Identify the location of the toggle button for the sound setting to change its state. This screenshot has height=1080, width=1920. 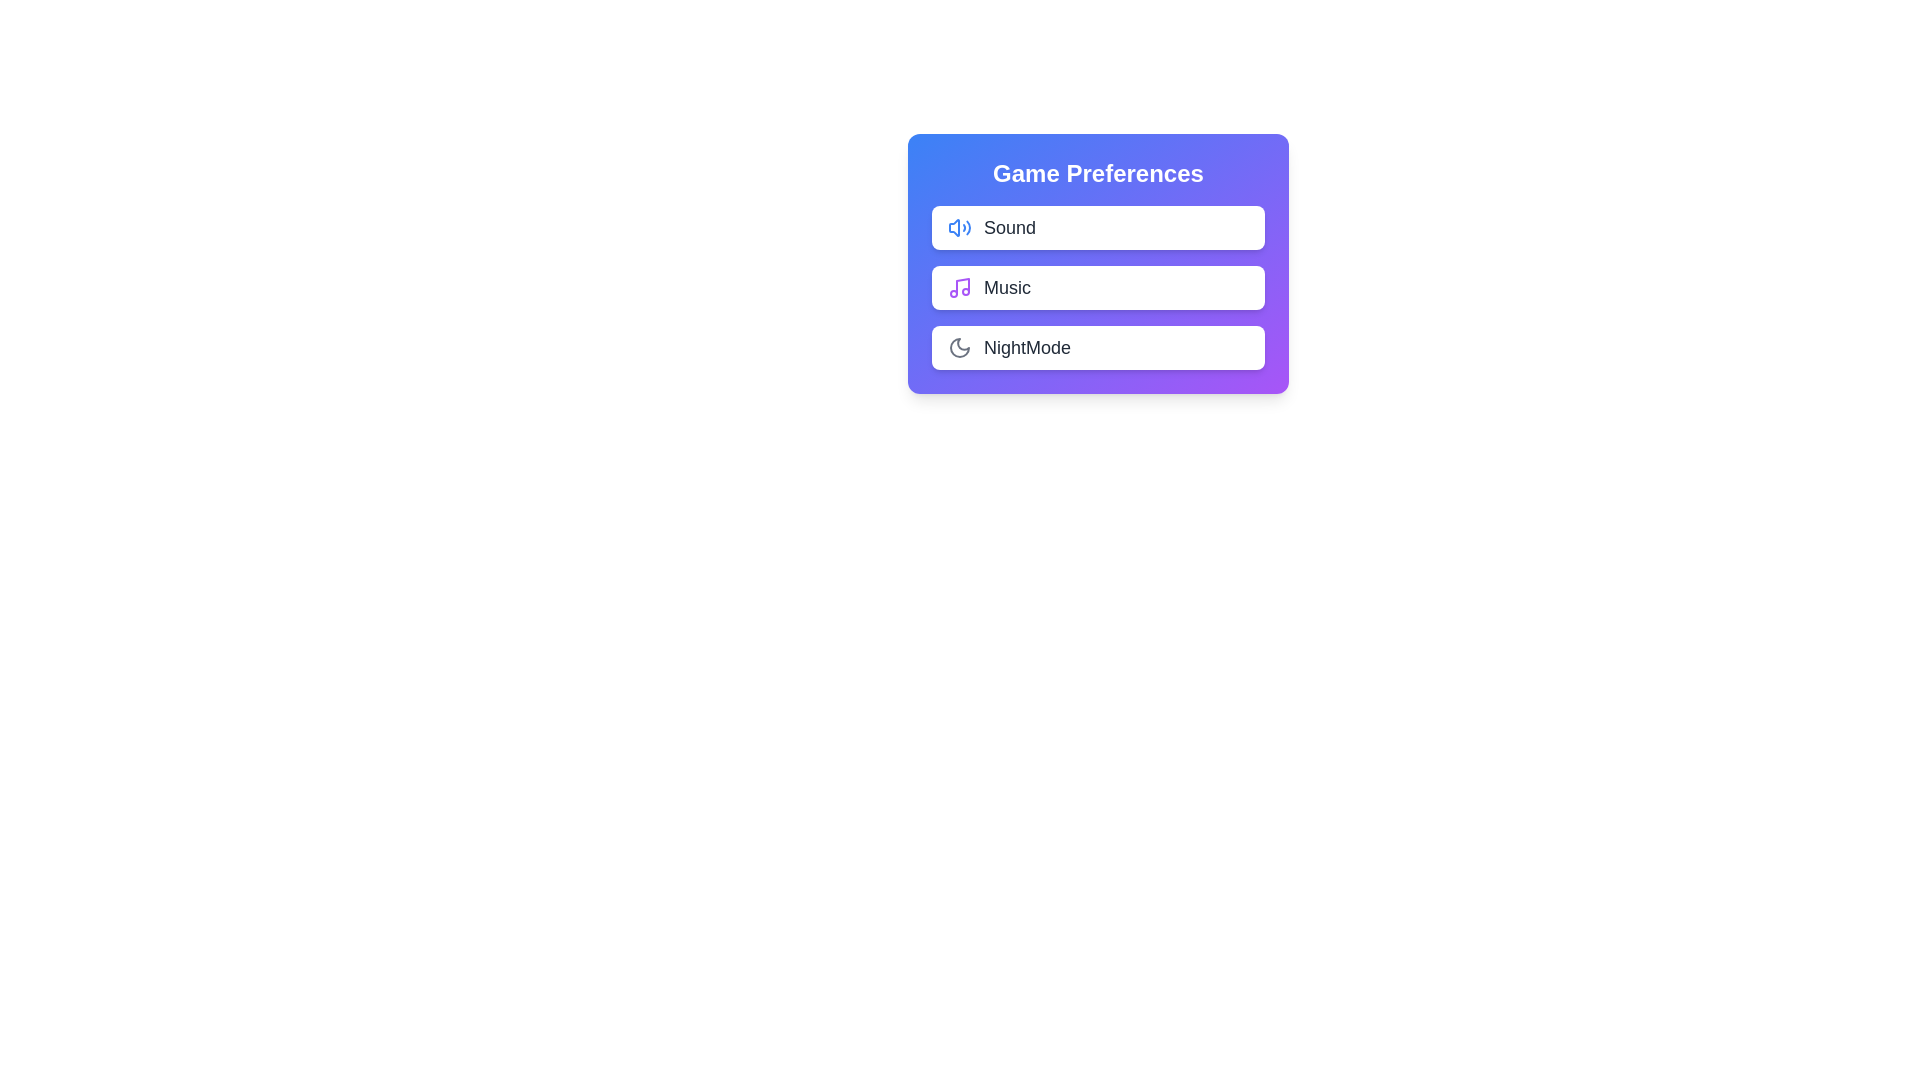
(1223, 226).